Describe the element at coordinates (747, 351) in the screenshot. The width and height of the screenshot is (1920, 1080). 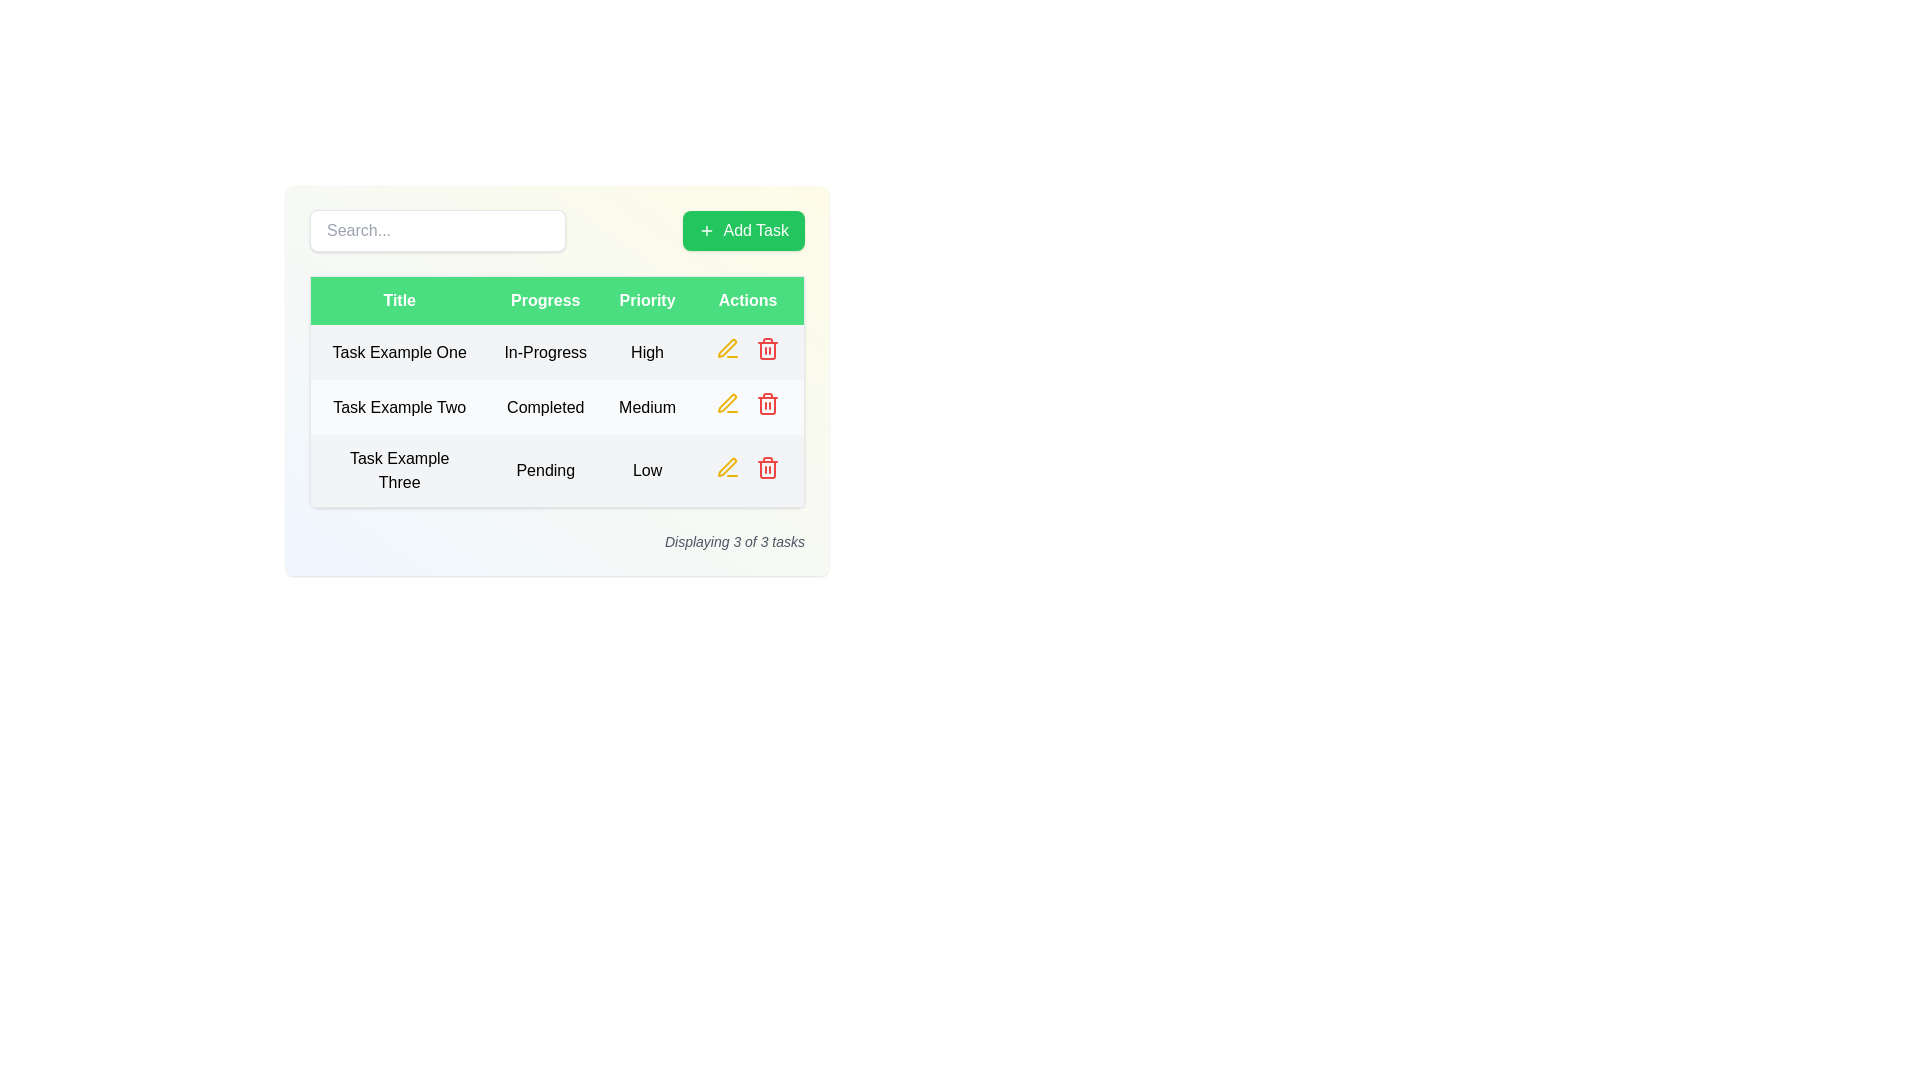
I see `the table cell in the 'Actions' column of the row for 'Task Example One', which separates interactive elements within that column` at that location.